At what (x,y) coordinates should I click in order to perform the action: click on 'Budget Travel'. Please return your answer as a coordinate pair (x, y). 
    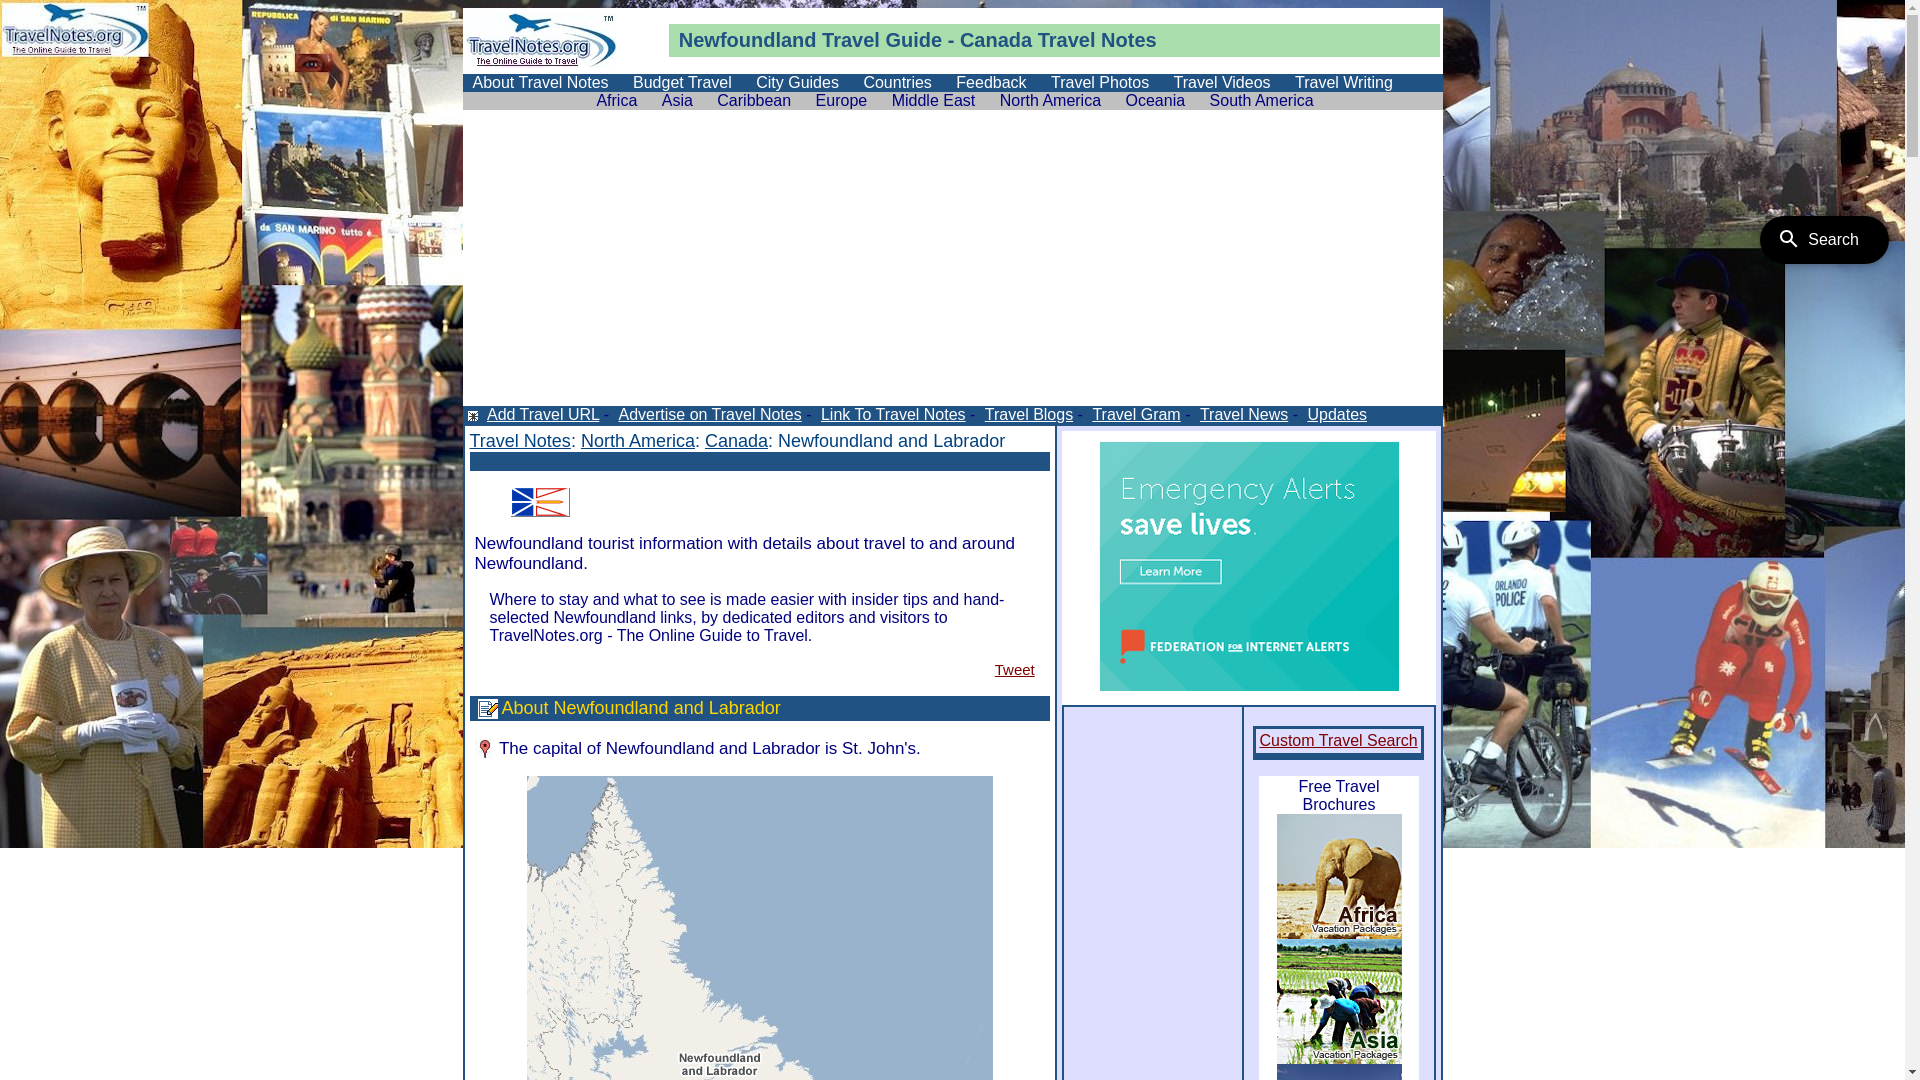
    Looking at the image, I should click on (682, 81).